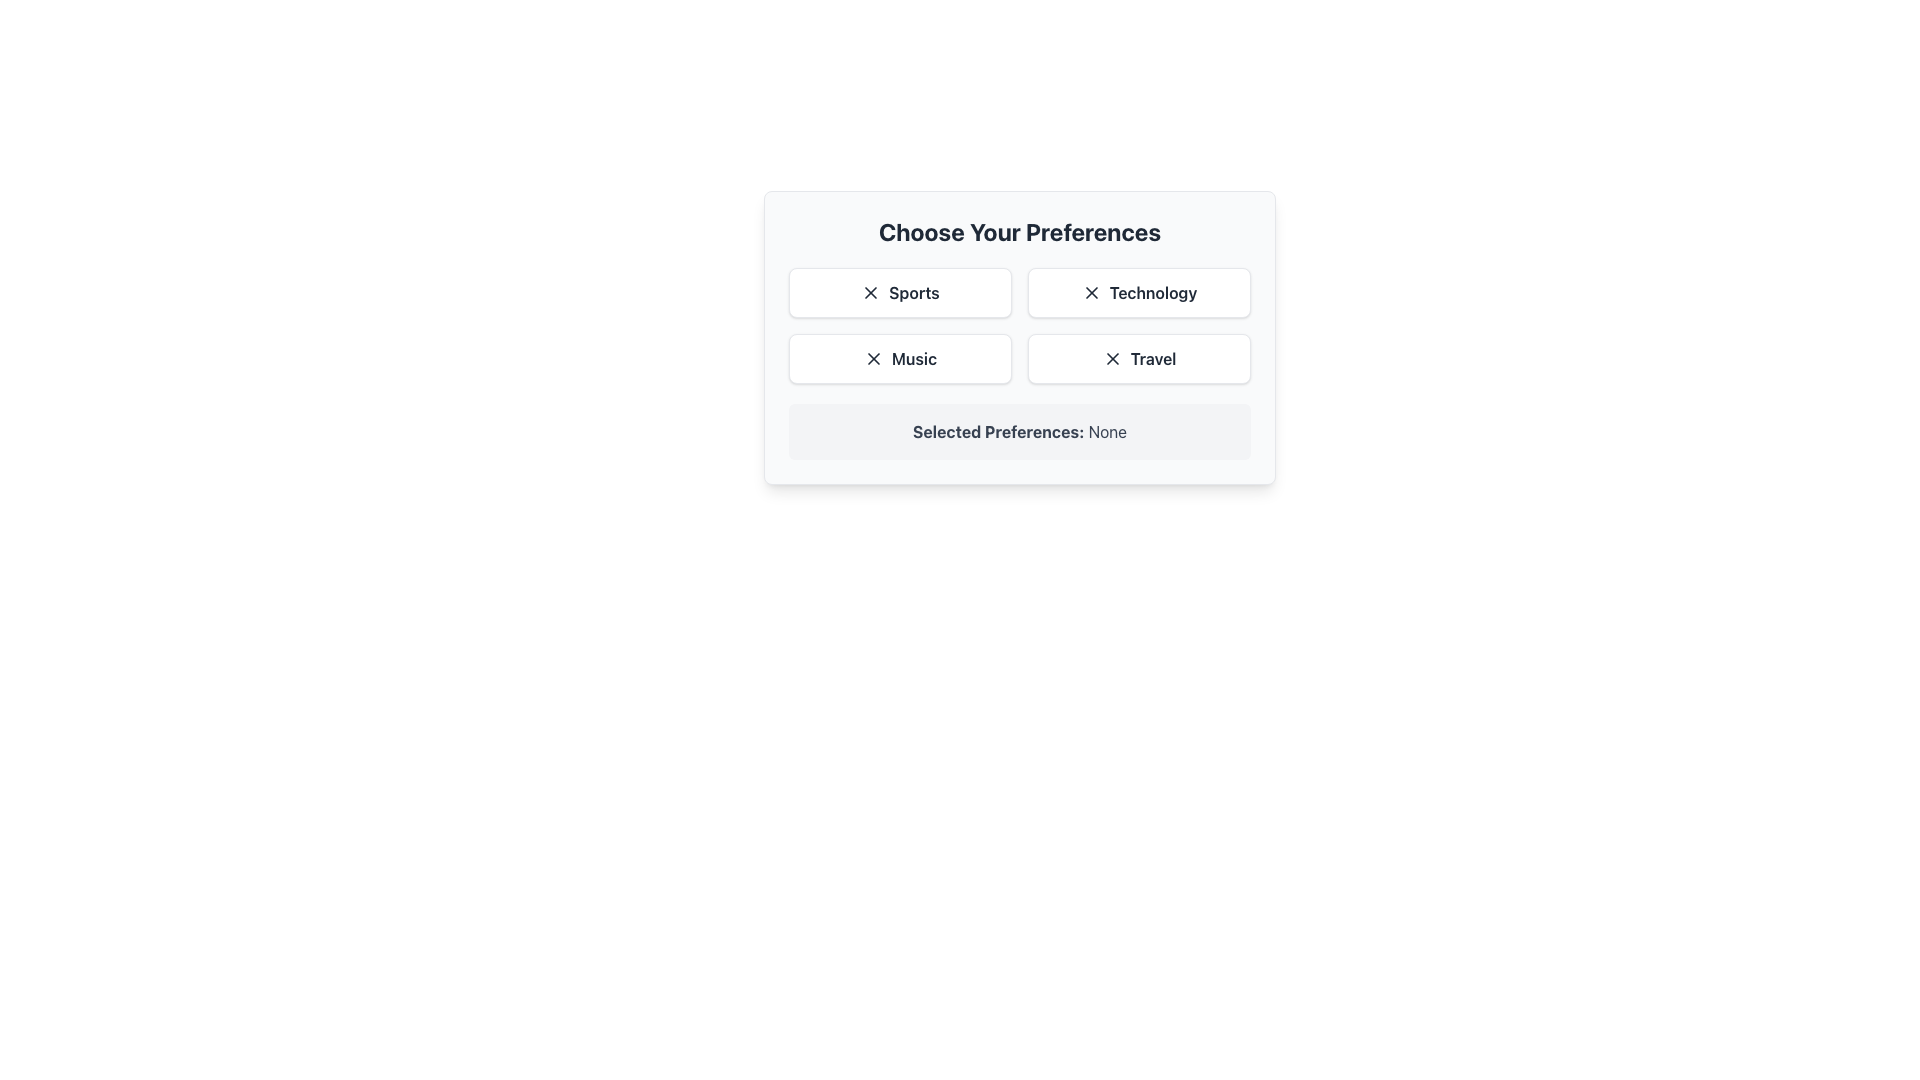  Describe the element at coordinates (873, 357) in the screenshot. I see `the cancellation icon located in the bottom-left grid cell associated with the 'Music' label in the preference selection menu` at that location.